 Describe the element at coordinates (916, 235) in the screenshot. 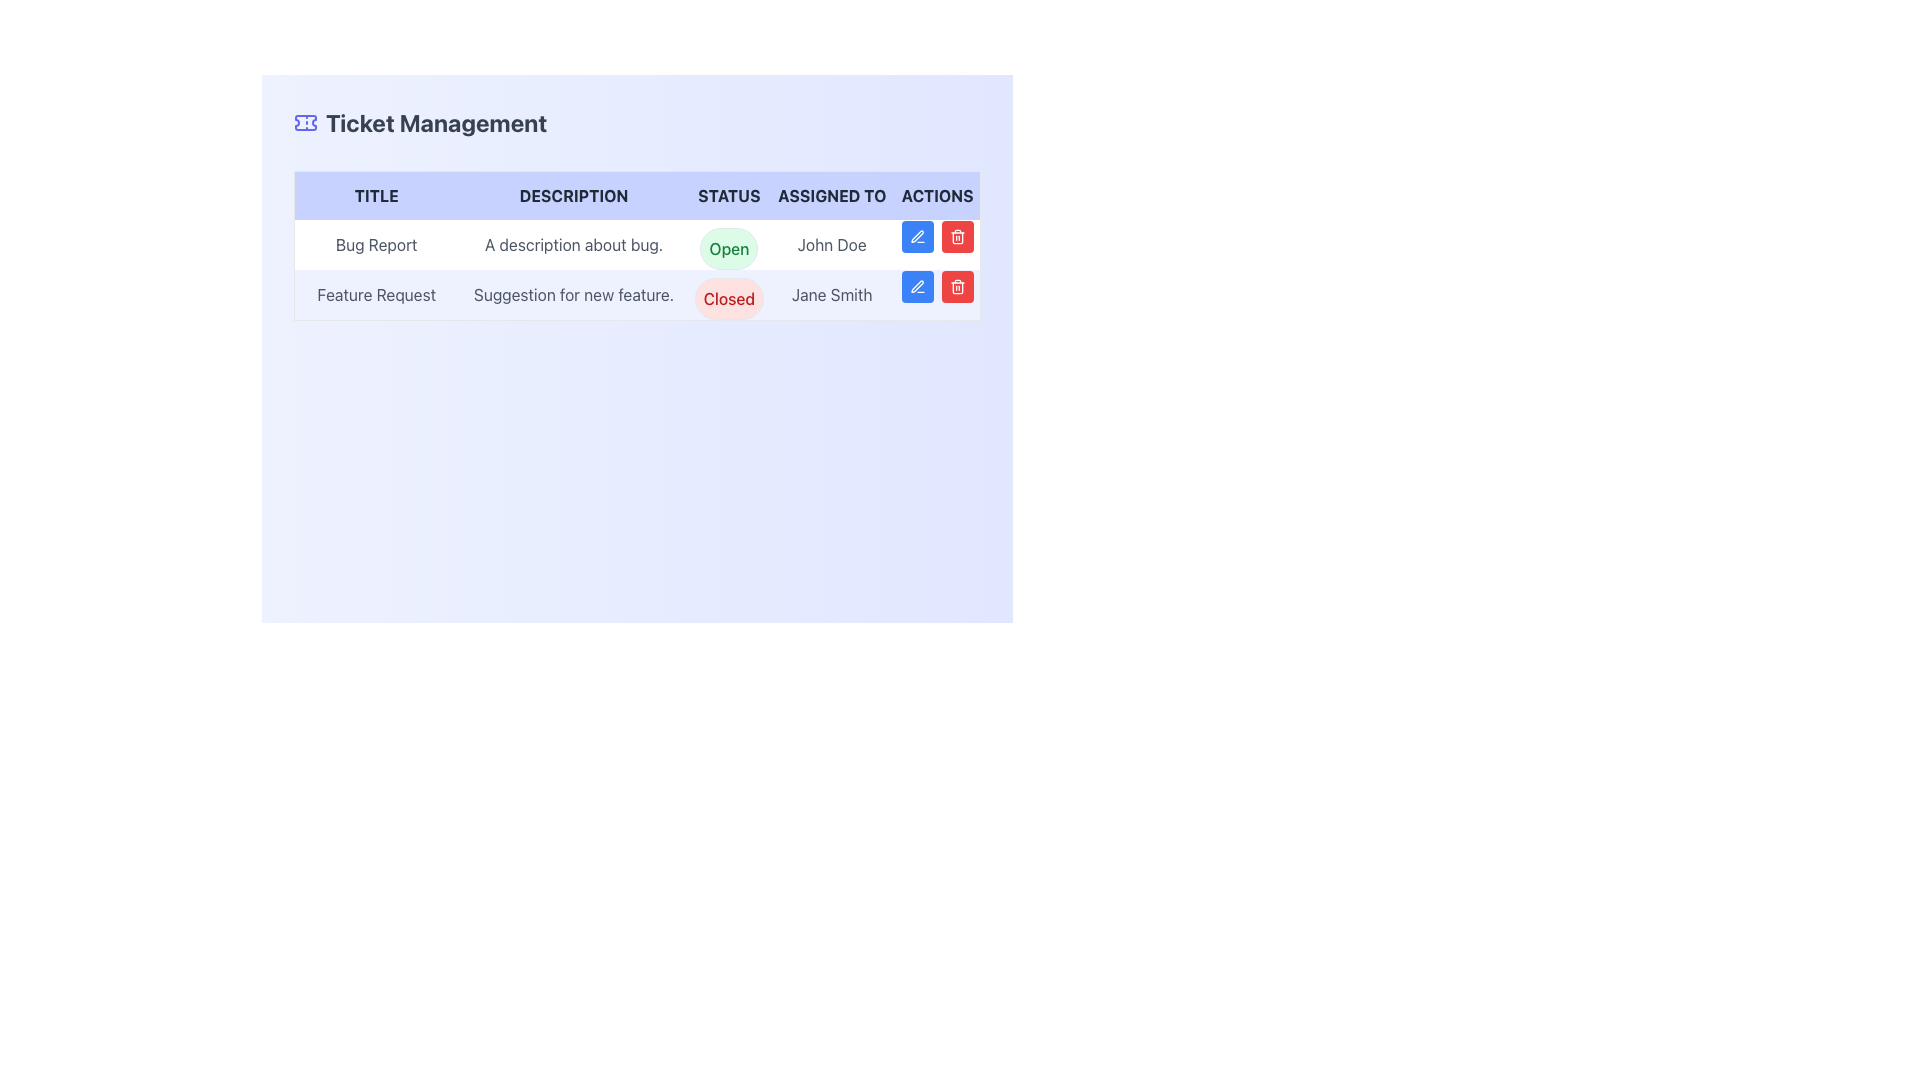

I see `the edit icon button located in the second row of the 'Actions' column in the ticket management table` at that location.